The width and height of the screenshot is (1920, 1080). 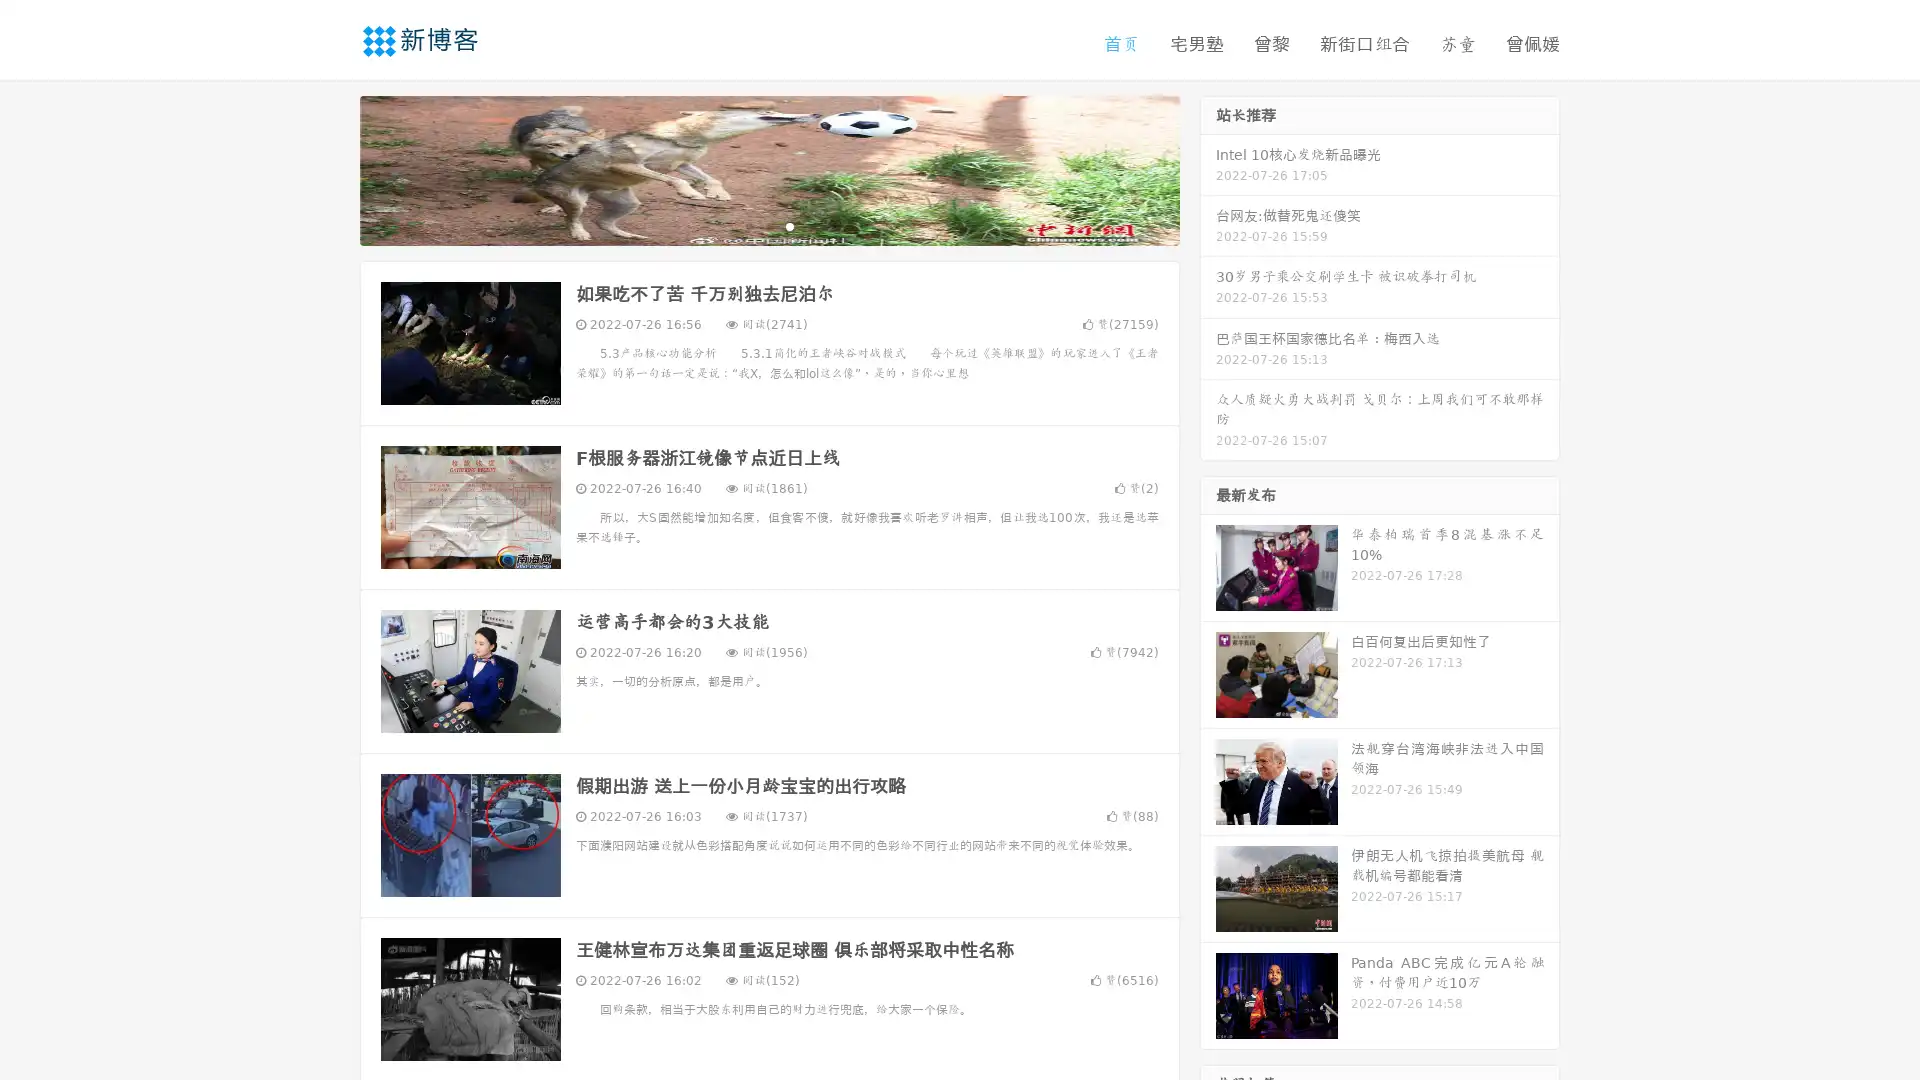 I want to click on Go to slide 1, so click(x=748, y=225).